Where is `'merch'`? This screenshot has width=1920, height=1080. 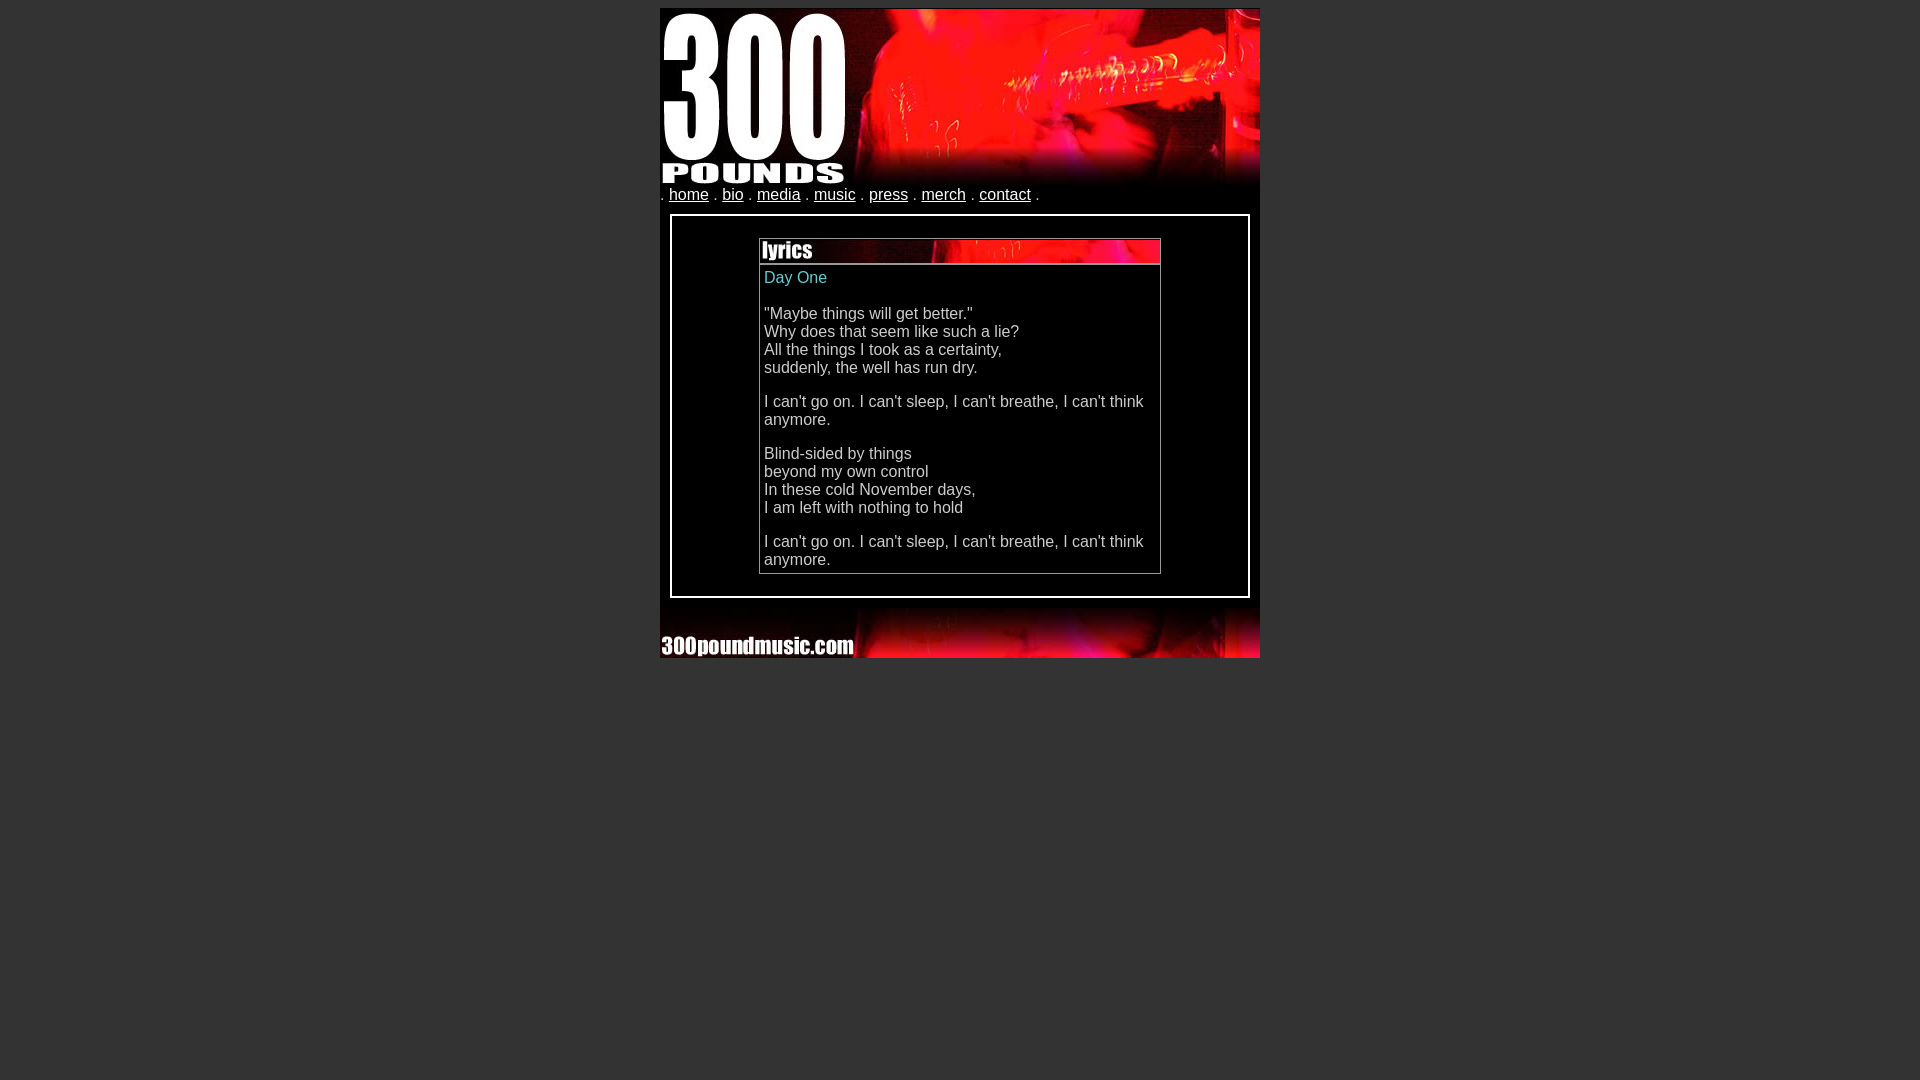
'merch' is located at coordinates (941, 194).